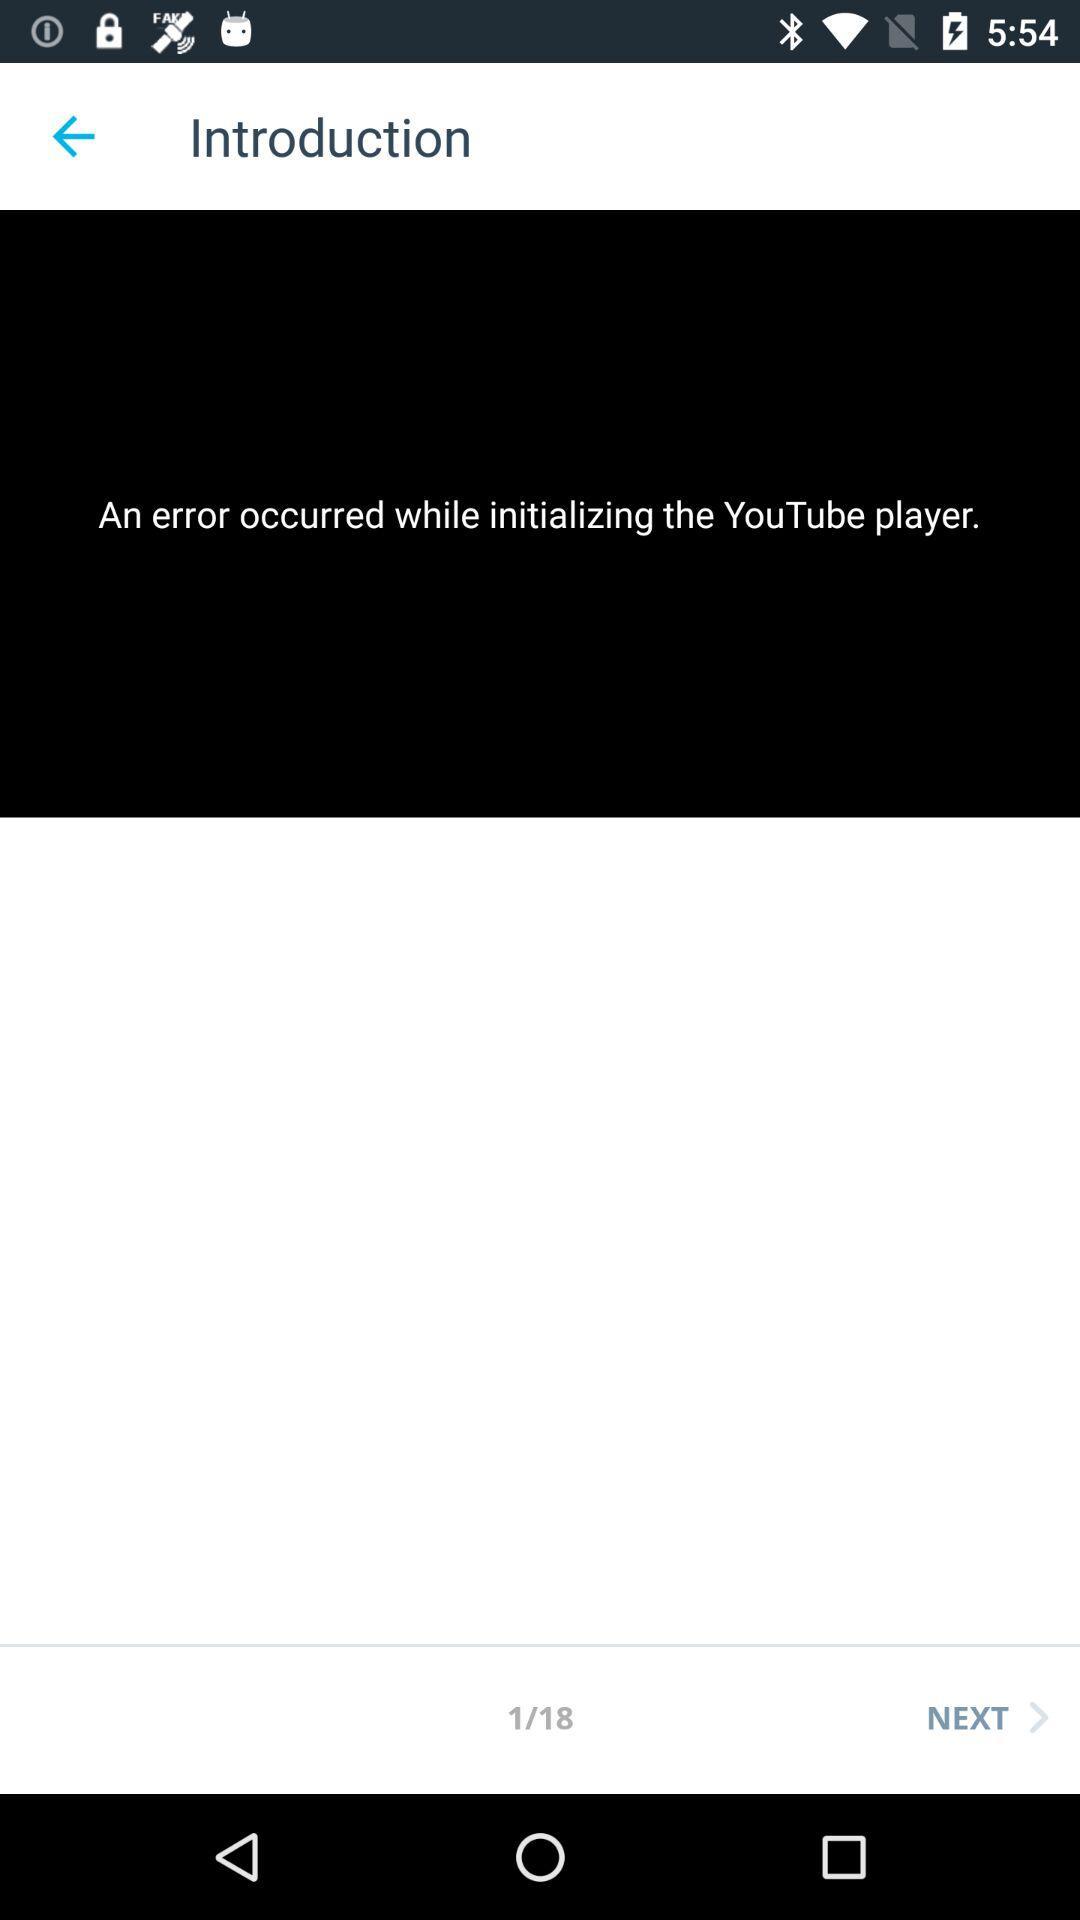 This screenshot has width=1080, height=1920. What do you see at coordinates (986, 1716) in the screenshot?
I see `icon below an error occurred app` at bounding box center [986, 1716].